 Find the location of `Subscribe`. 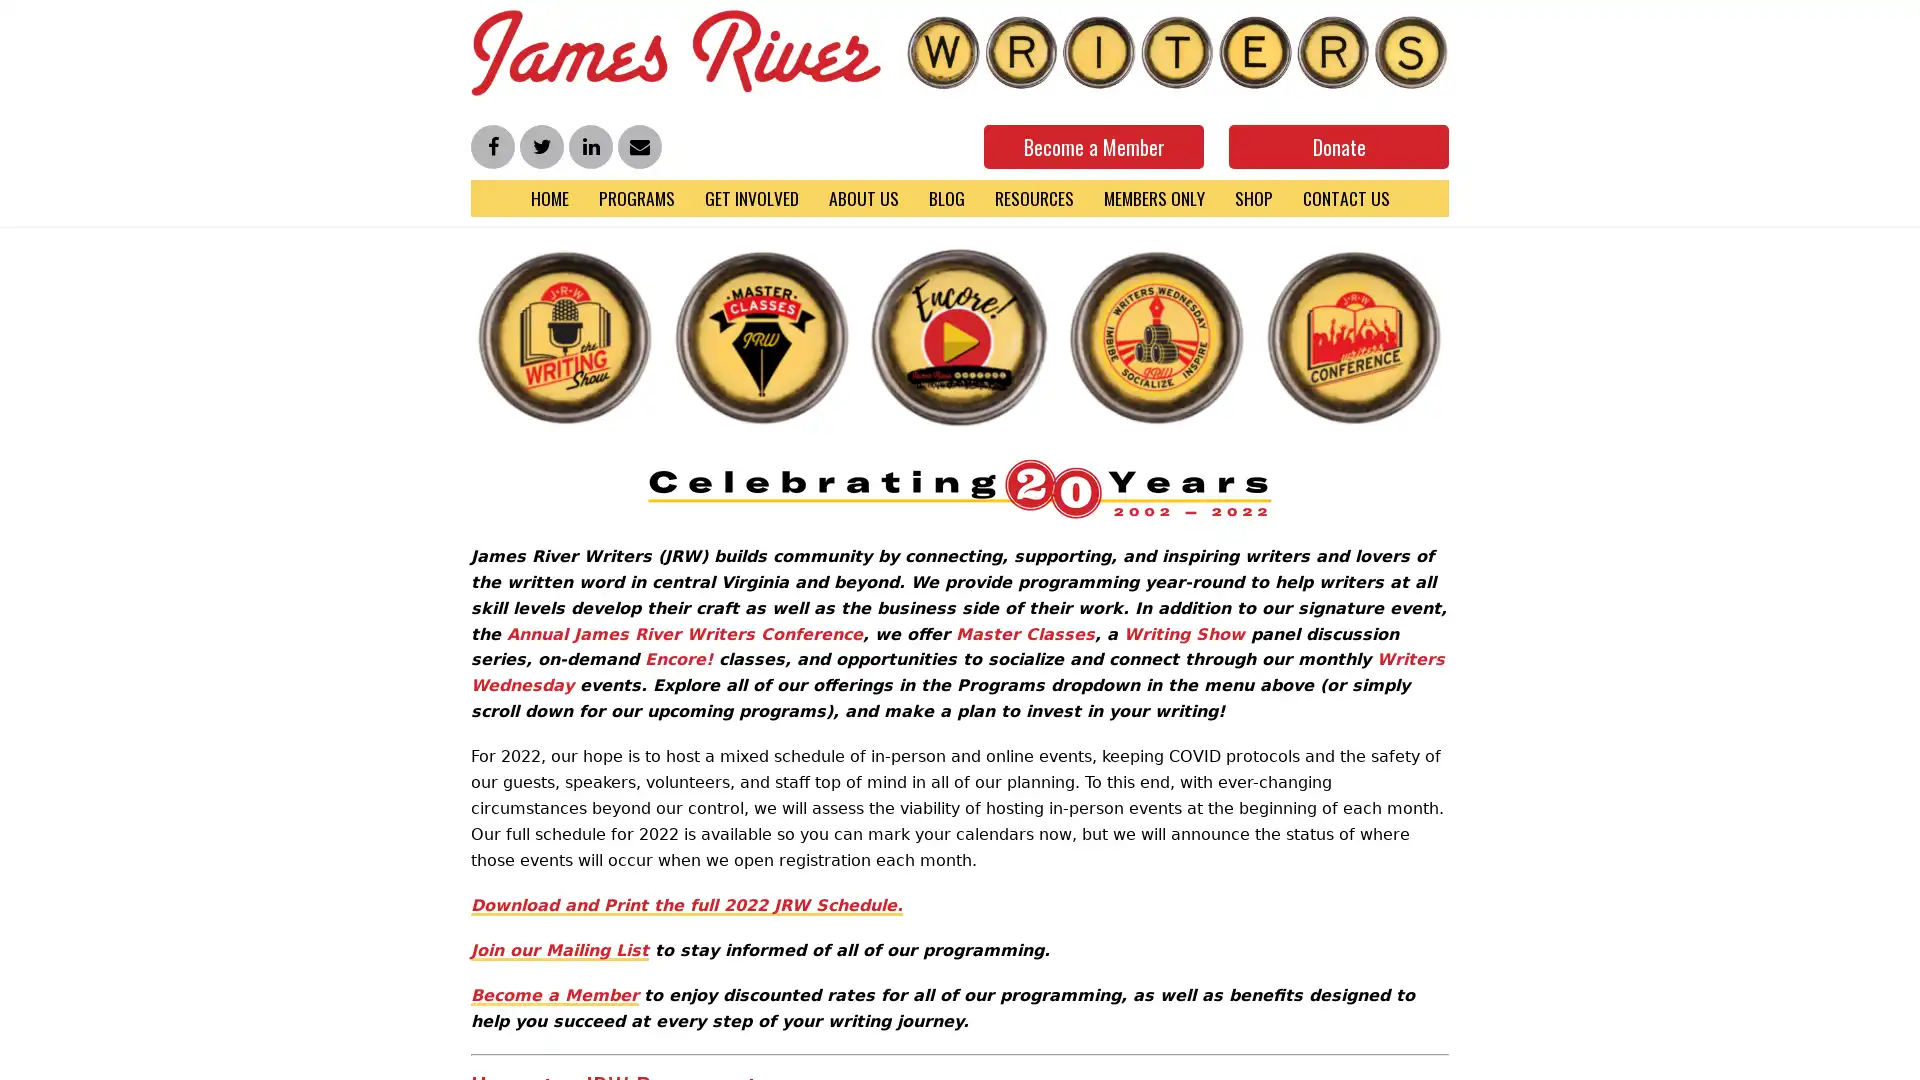

Subscribe is located at coordinates (1709, 1052).